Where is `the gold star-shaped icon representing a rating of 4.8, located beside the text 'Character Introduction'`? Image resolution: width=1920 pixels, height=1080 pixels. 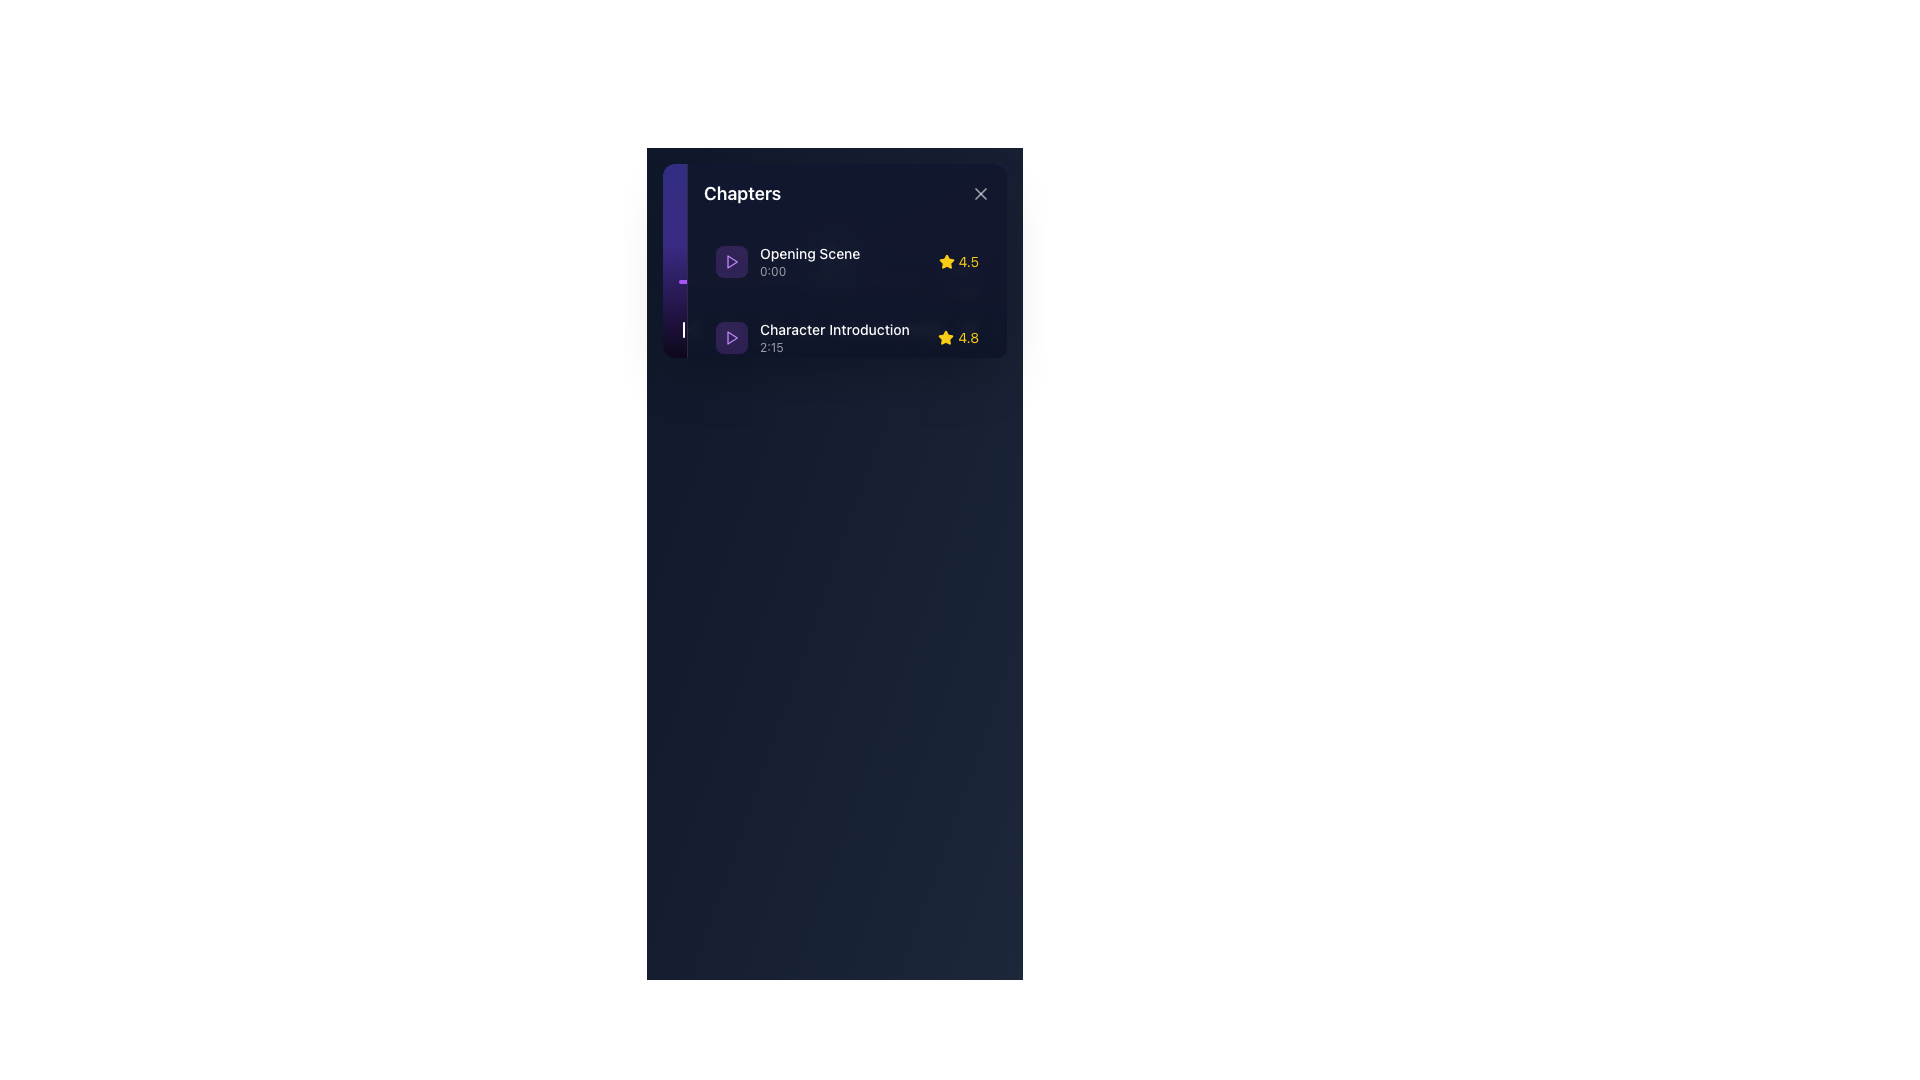
the gold star-shaped icon representing a rating of 4.8, located beside the text 'Character Introduction' is located at coordinates (945, 260).